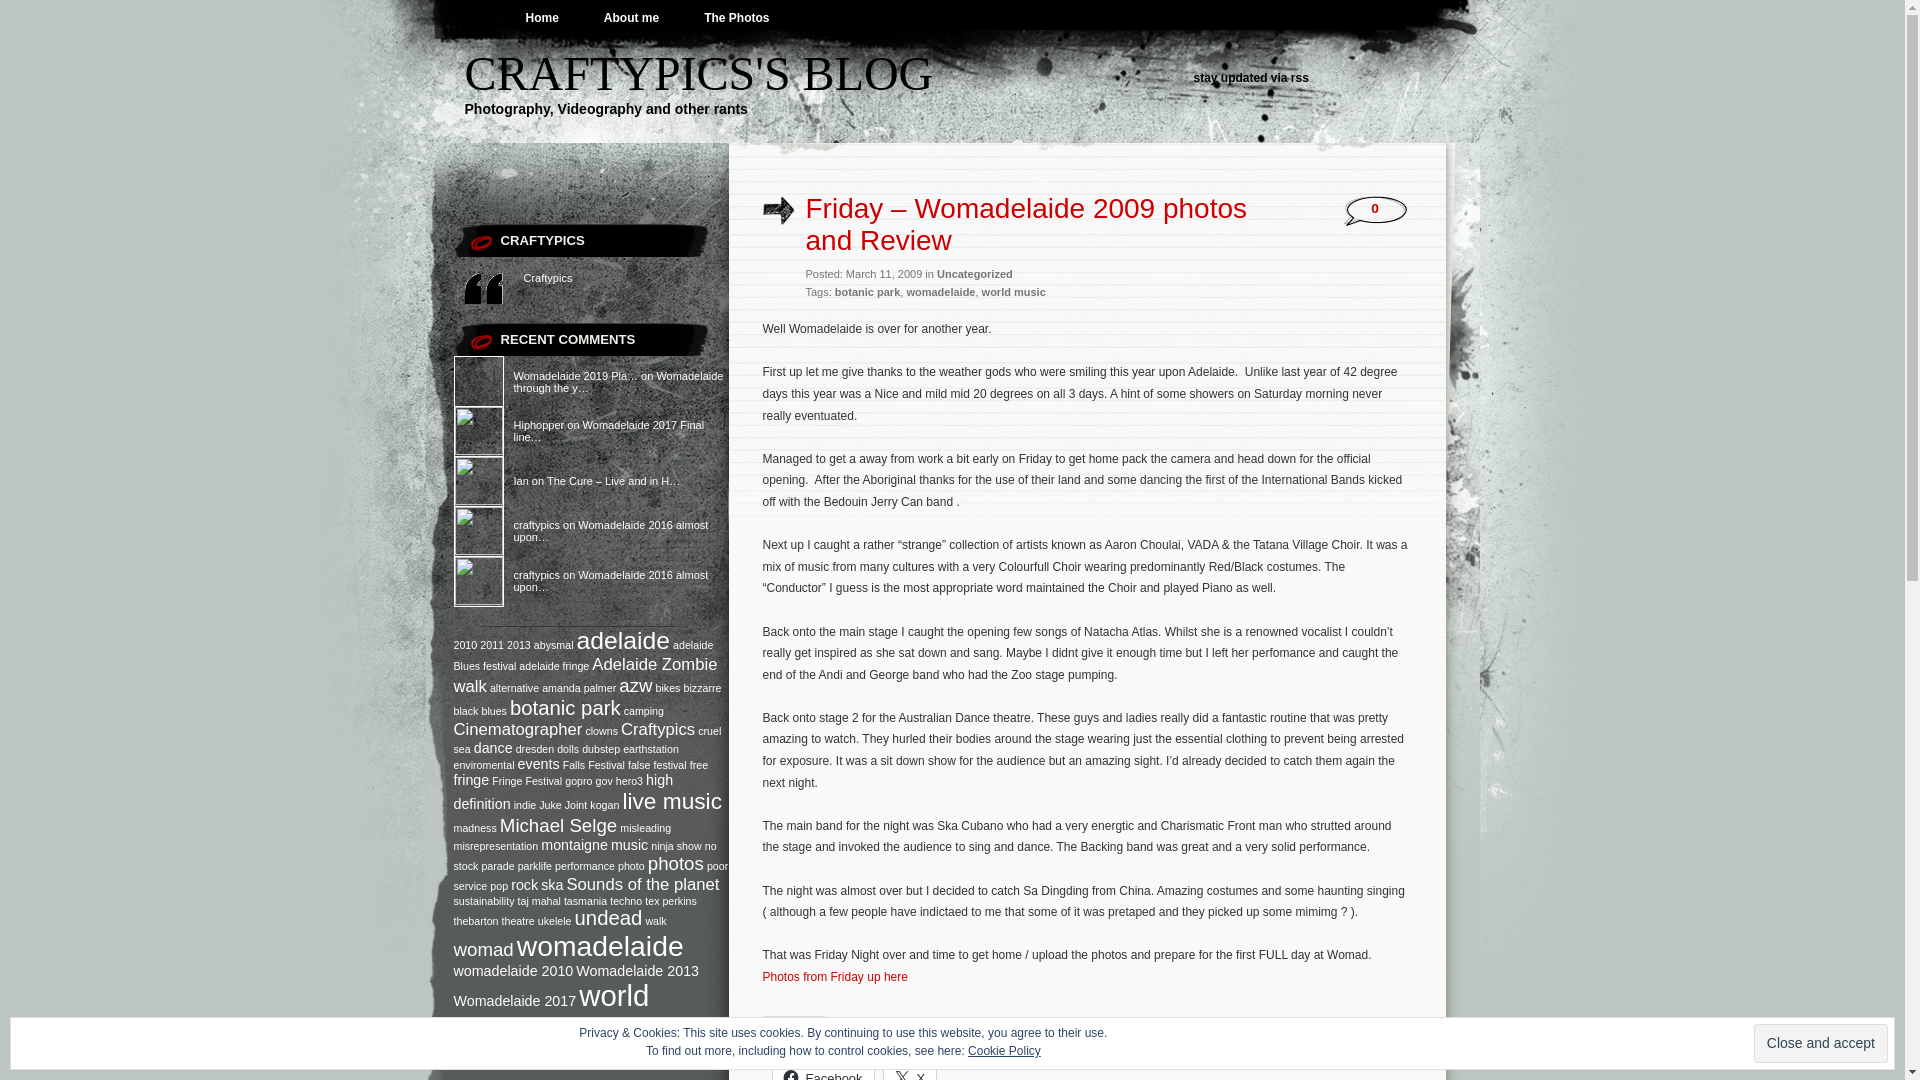  Describe the element at coordinates (474, 828) in the screenshot. I see `'madness'` at that location.